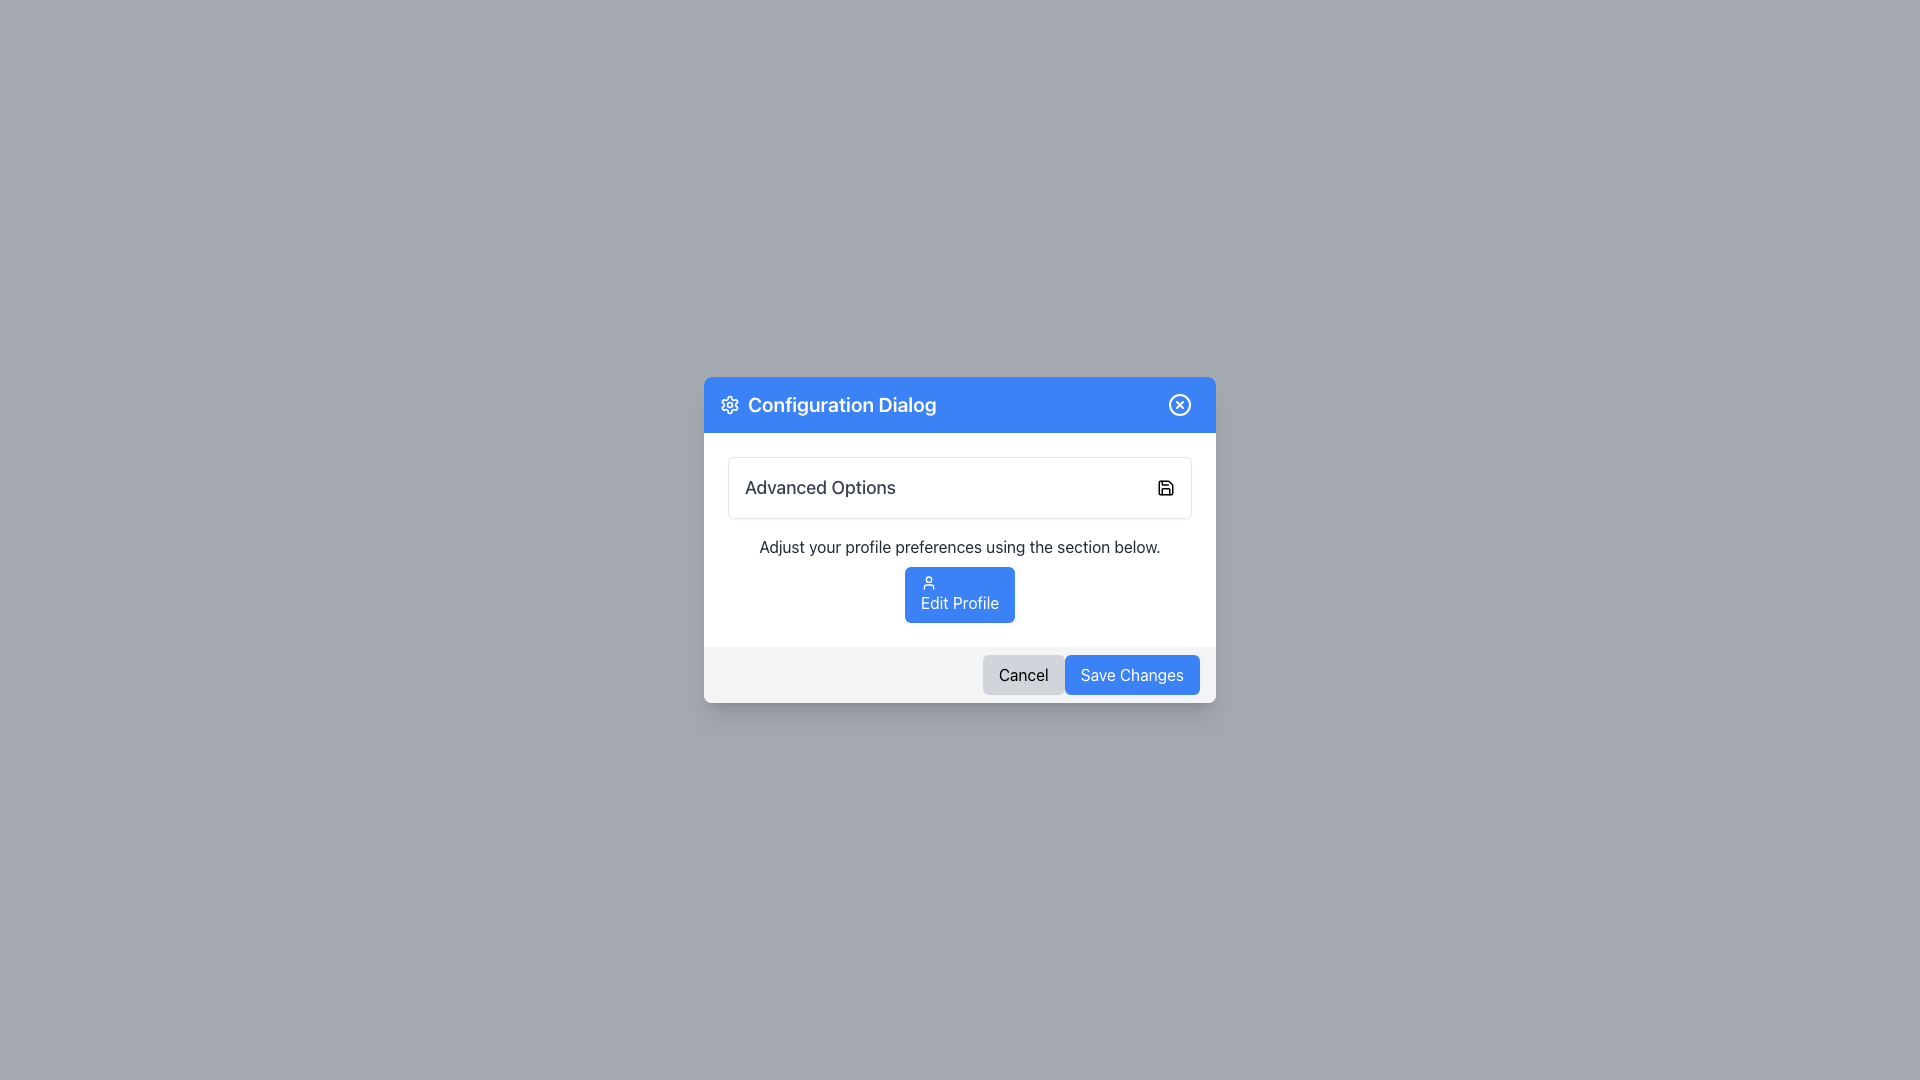 The width and height of the screenshot is (1920, 1080). Describe the element at coordinates (1180, 405) in the screenshot. I see `the close icon button located in the top-right corner of the blue header of the 'Configuration Dialog'` at that location.